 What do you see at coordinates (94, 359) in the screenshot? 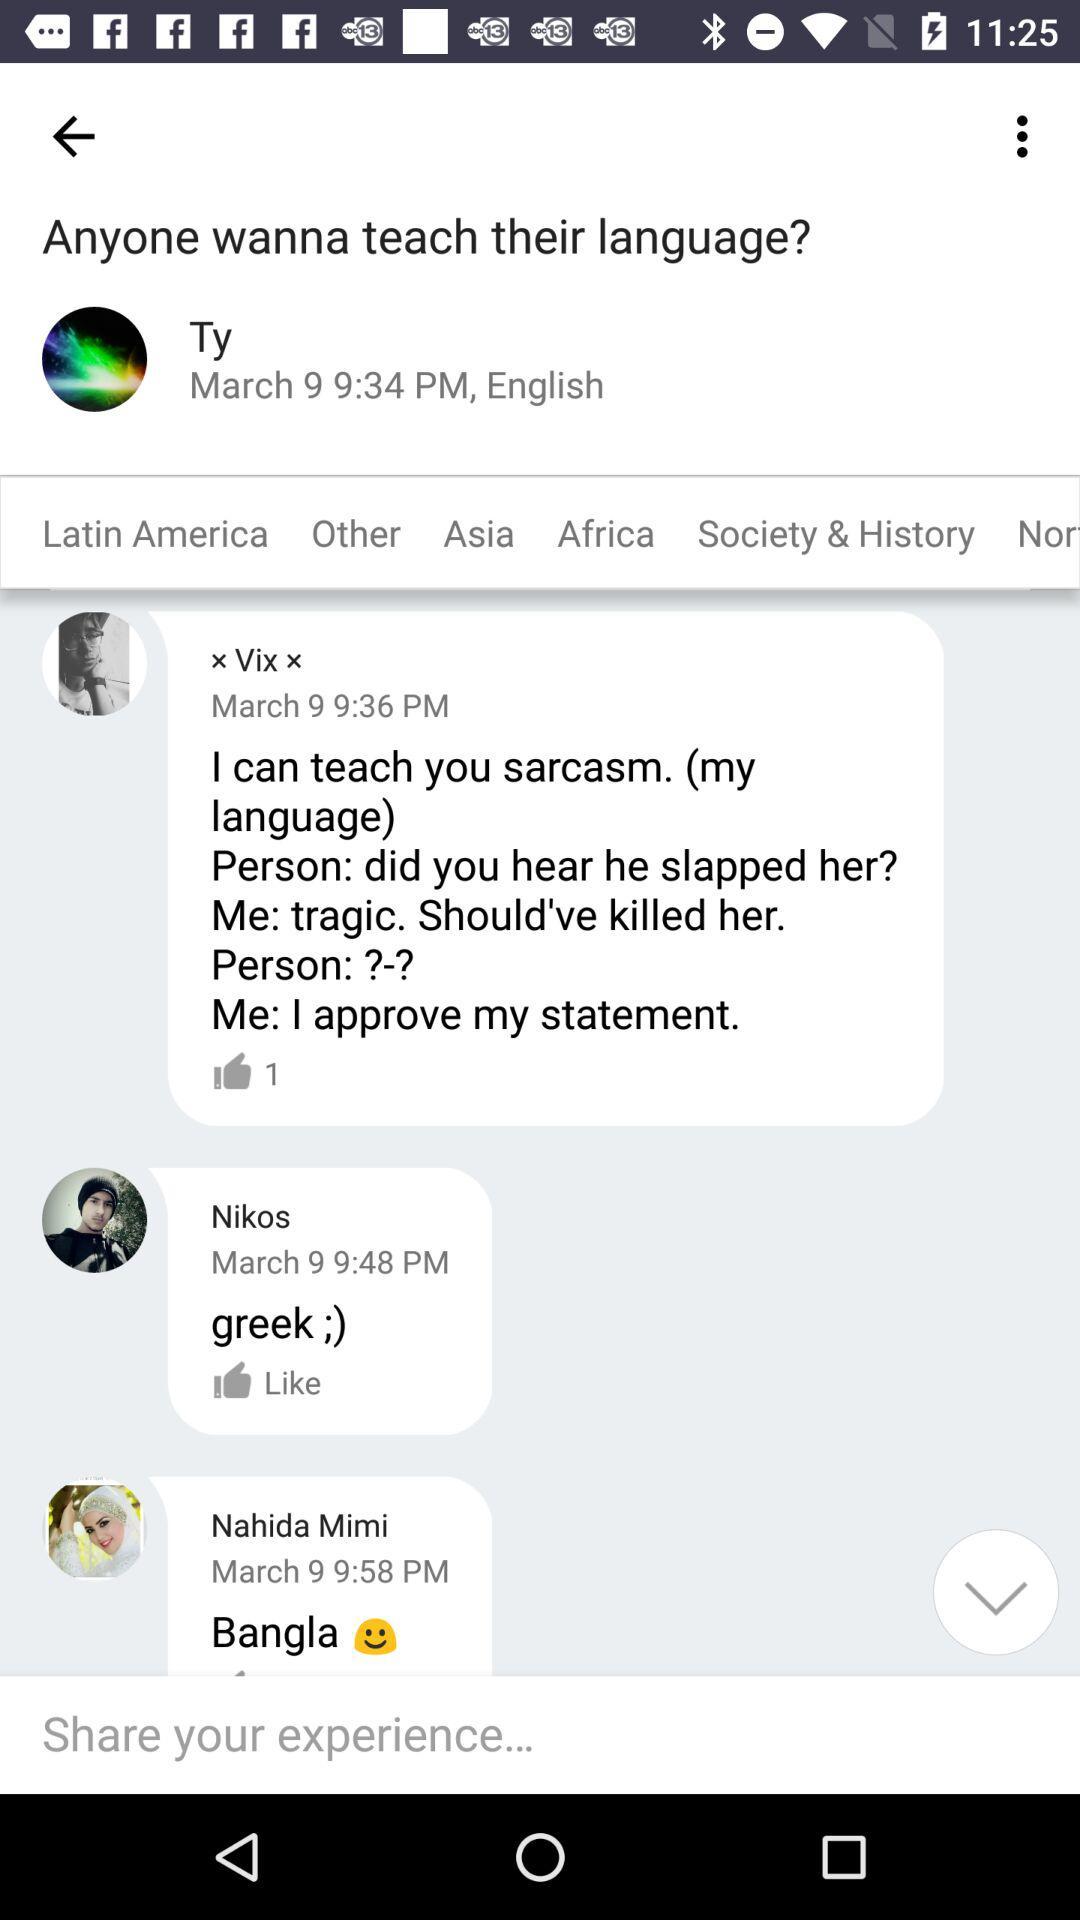
I see `the image which is left to ty` at bounding box center [94, 359].